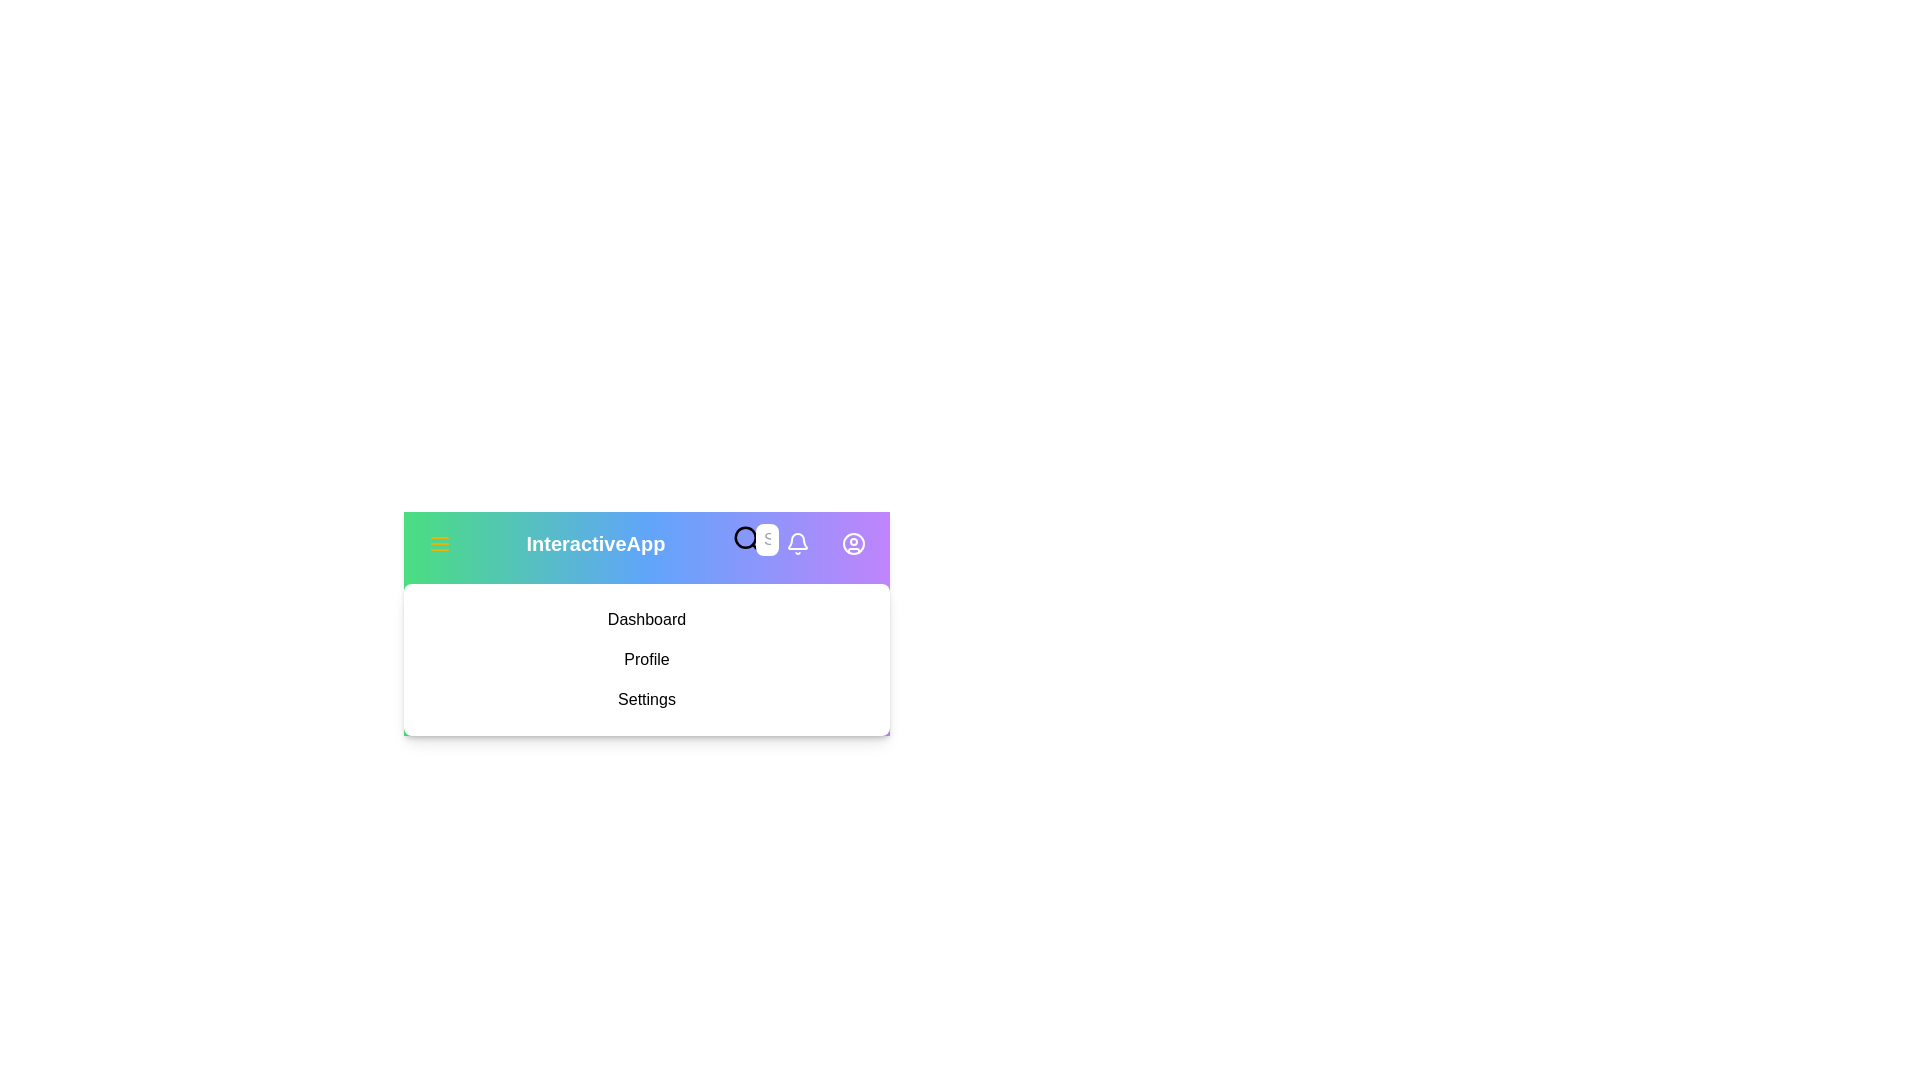  What do you see at coordinates (796, 543) in the screenshot?
I see `the notification bell icon` at bounding box center [796, 543].